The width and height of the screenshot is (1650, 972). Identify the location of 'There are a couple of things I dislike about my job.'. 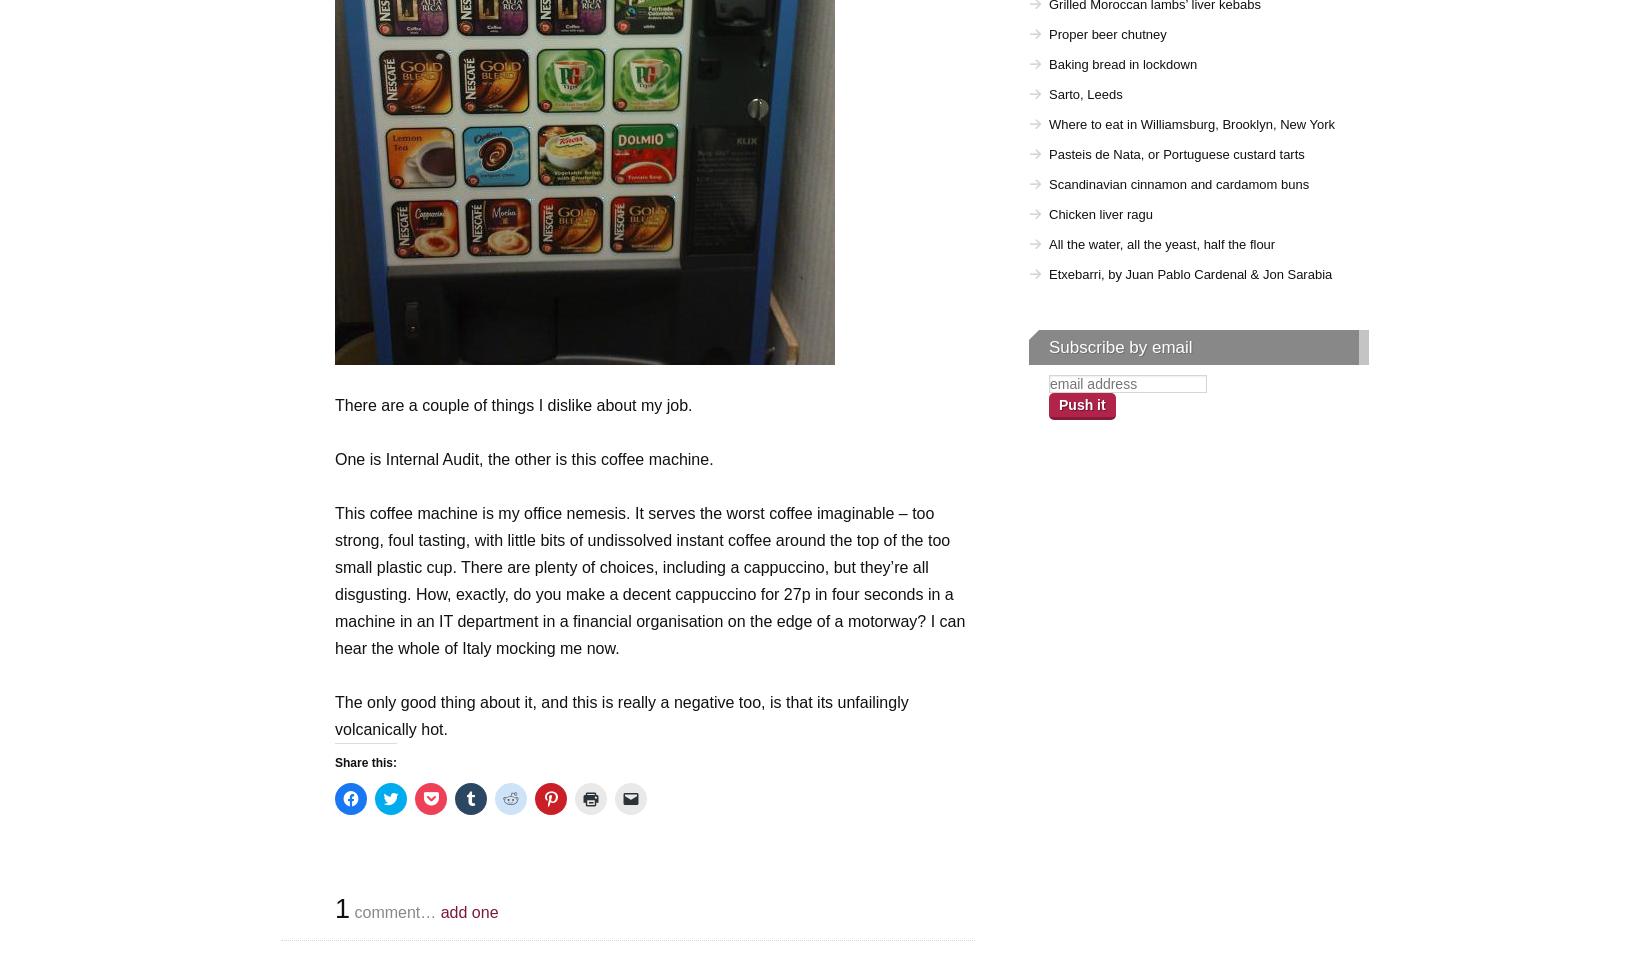
(334, 405).